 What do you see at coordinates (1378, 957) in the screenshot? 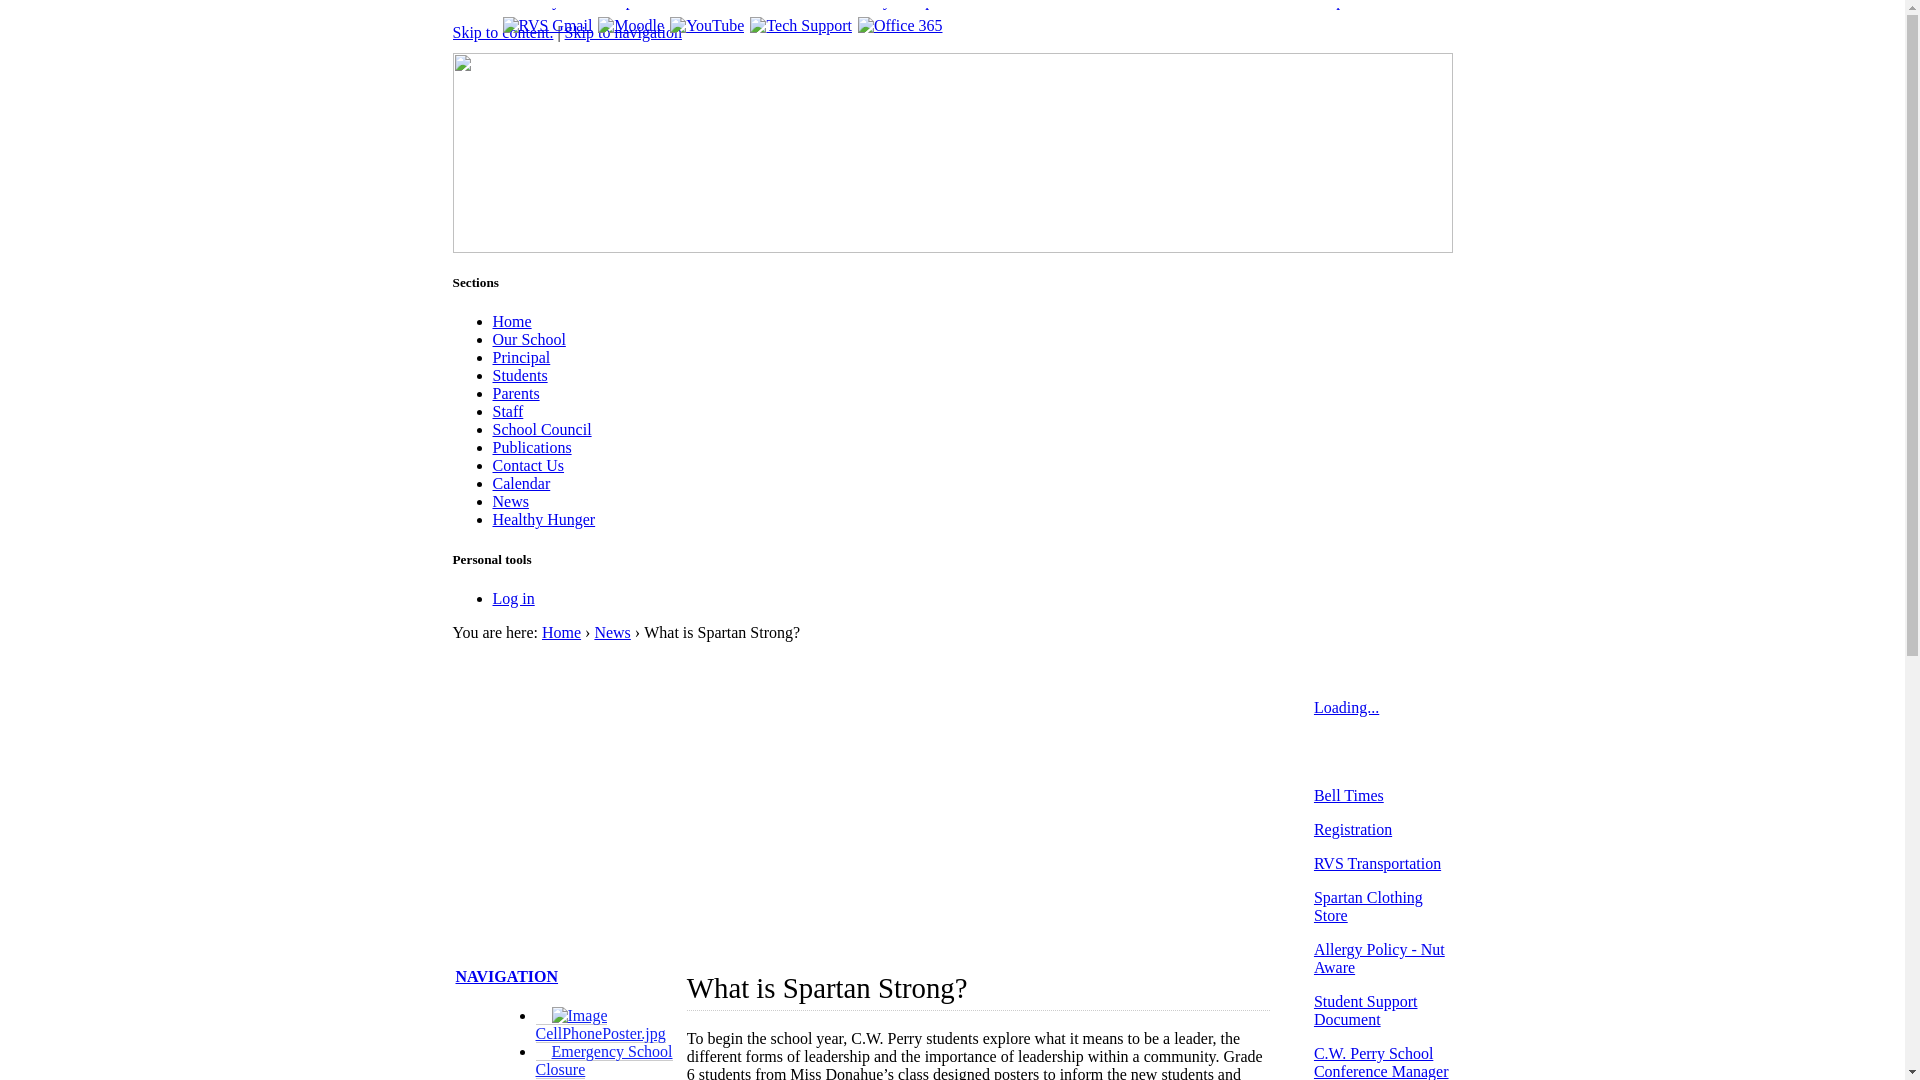
I see `'Allergy Policy - Nut Aware'` at bounding box center [1378, 957].